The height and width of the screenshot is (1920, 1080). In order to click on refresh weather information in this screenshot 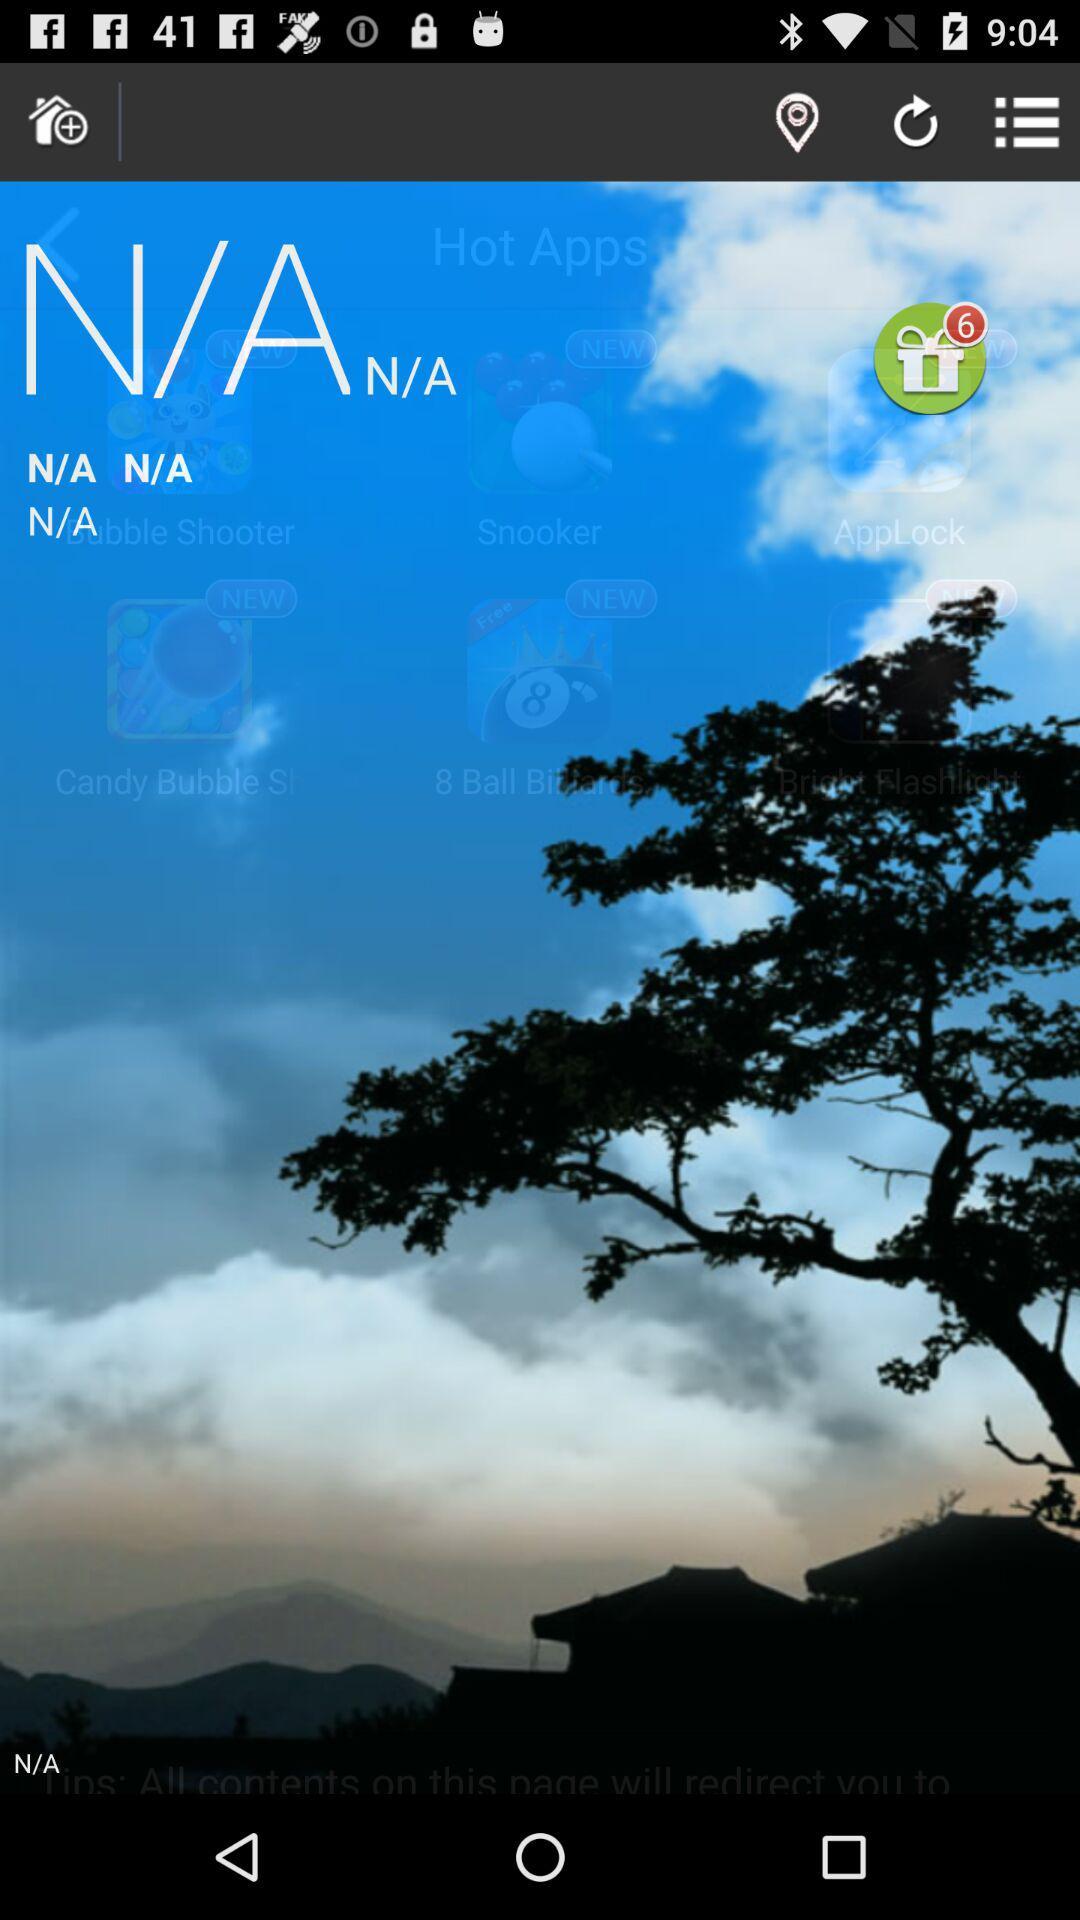, I will do `click(915, 123)`.